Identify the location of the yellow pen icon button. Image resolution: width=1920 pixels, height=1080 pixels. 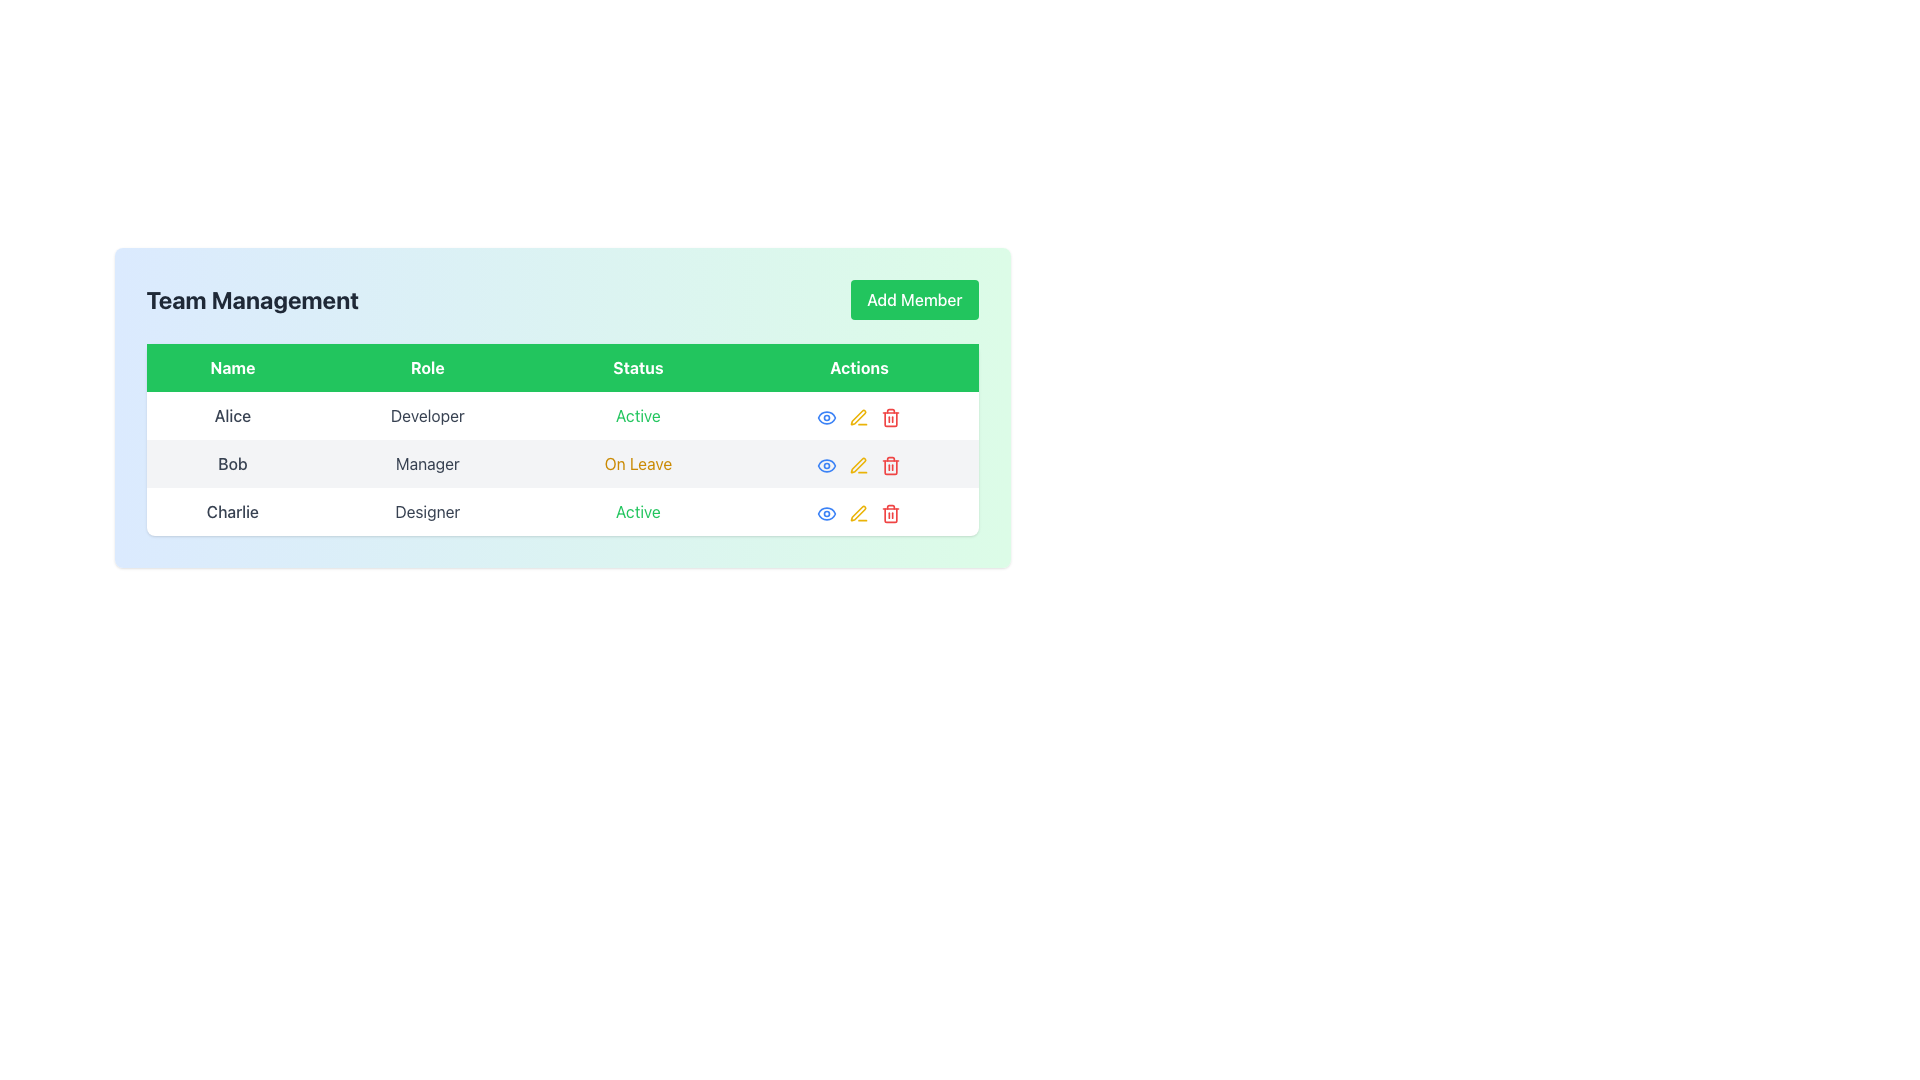
(859, 463).